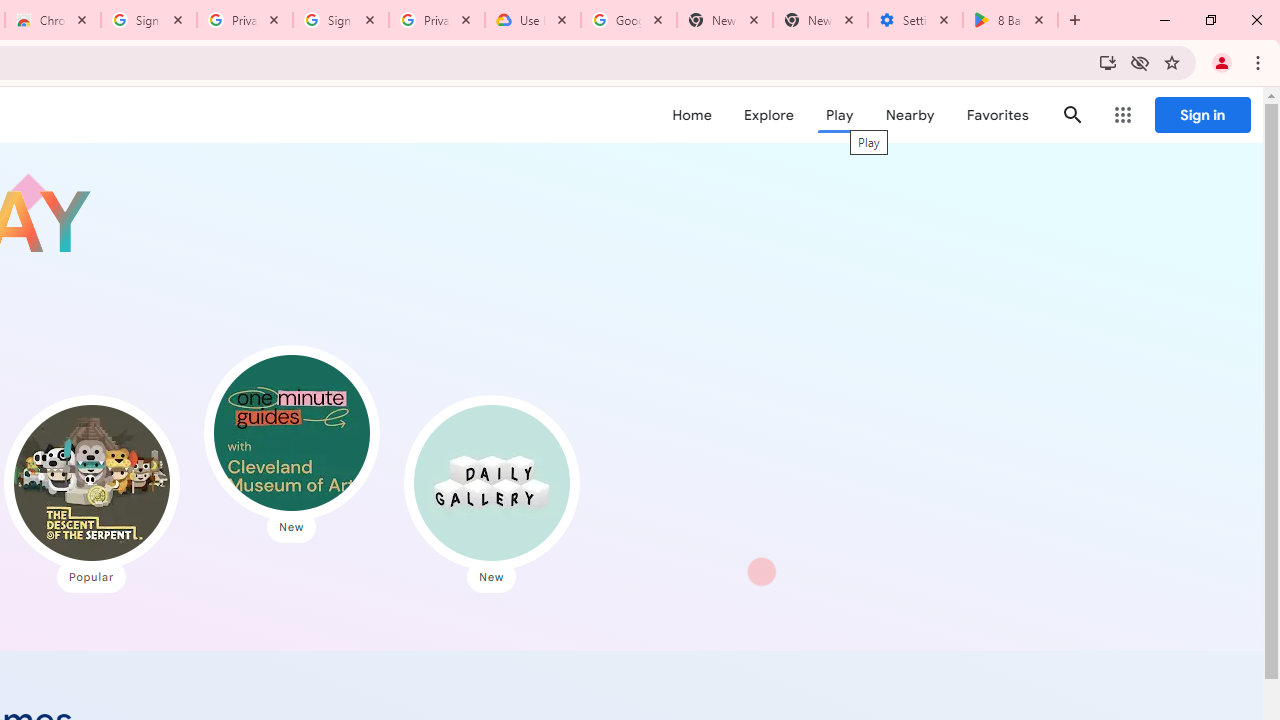  I want to click on 'Daily Gallery', so click(491, 483).